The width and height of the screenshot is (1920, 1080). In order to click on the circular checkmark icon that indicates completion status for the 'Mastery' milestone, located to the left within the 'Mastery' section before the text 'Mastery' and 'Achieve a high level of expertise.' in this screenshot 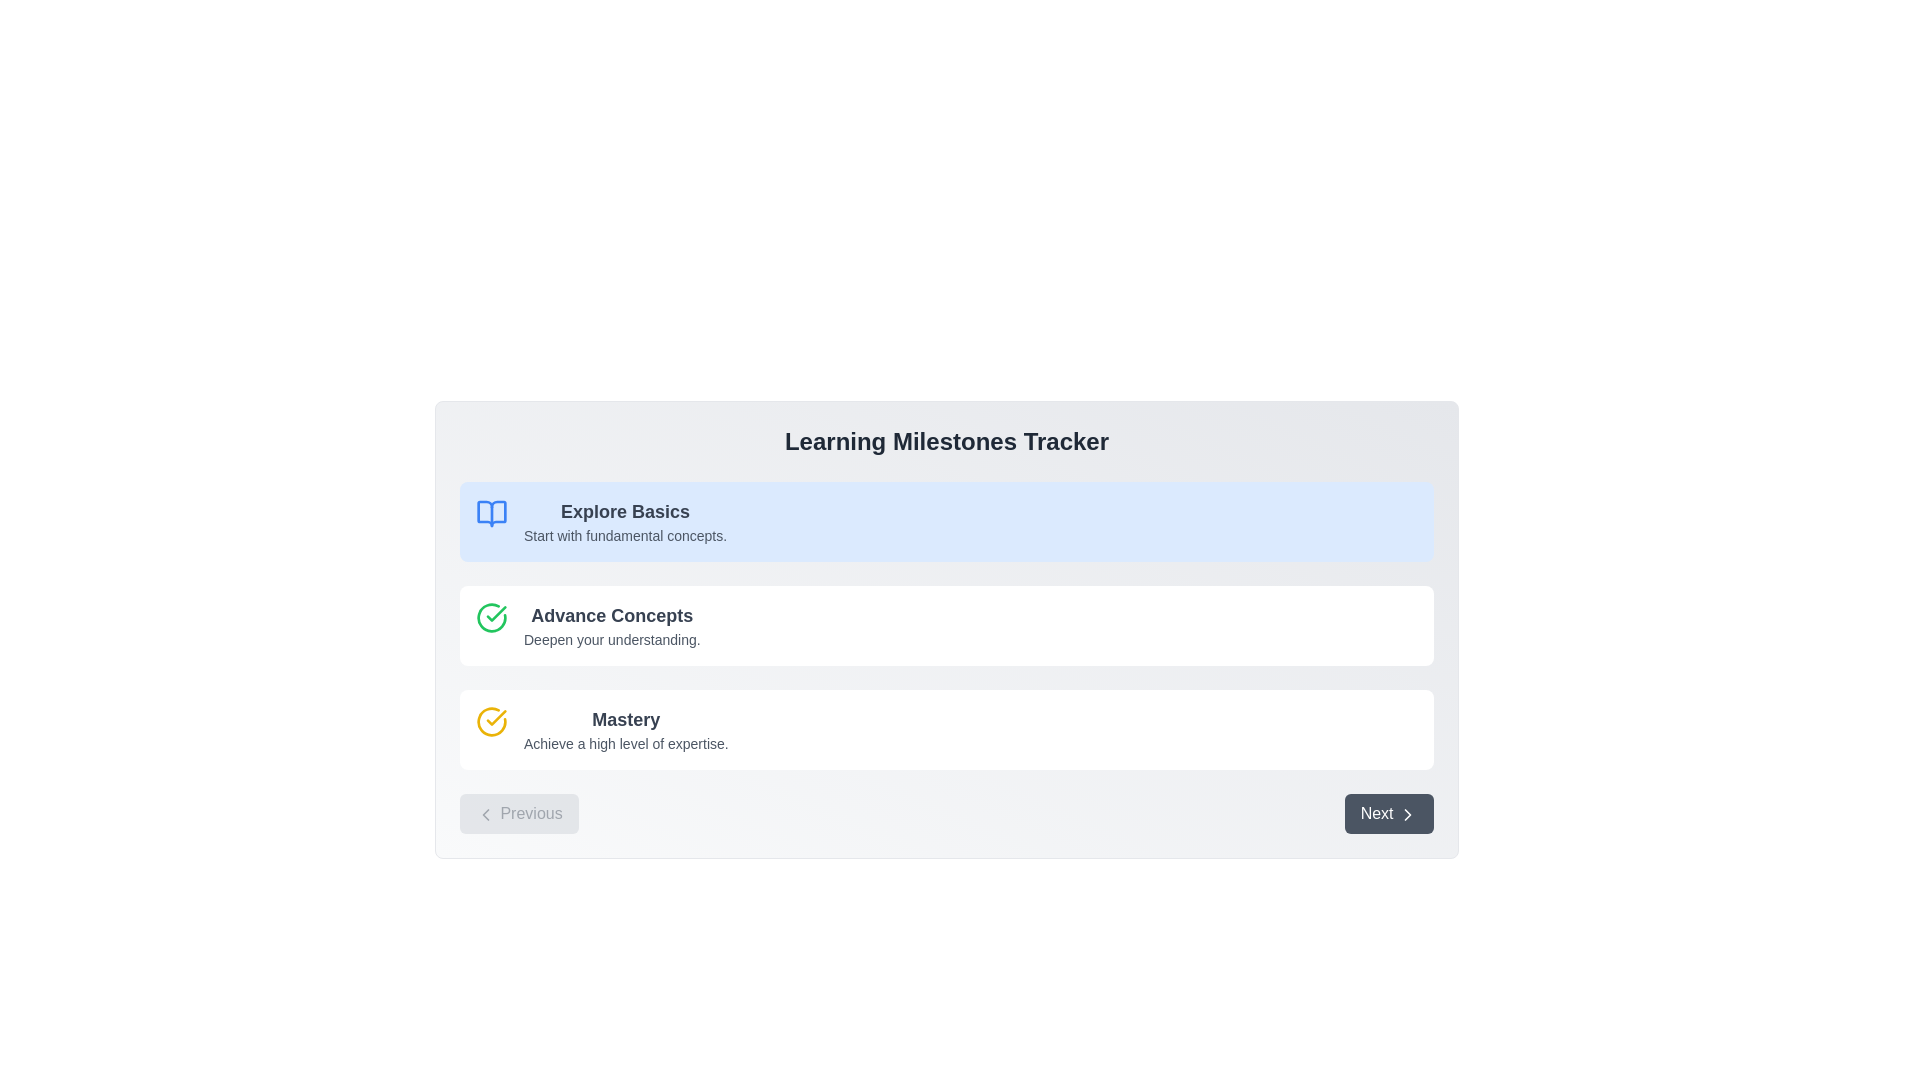, I will do `click(491, 729)`.